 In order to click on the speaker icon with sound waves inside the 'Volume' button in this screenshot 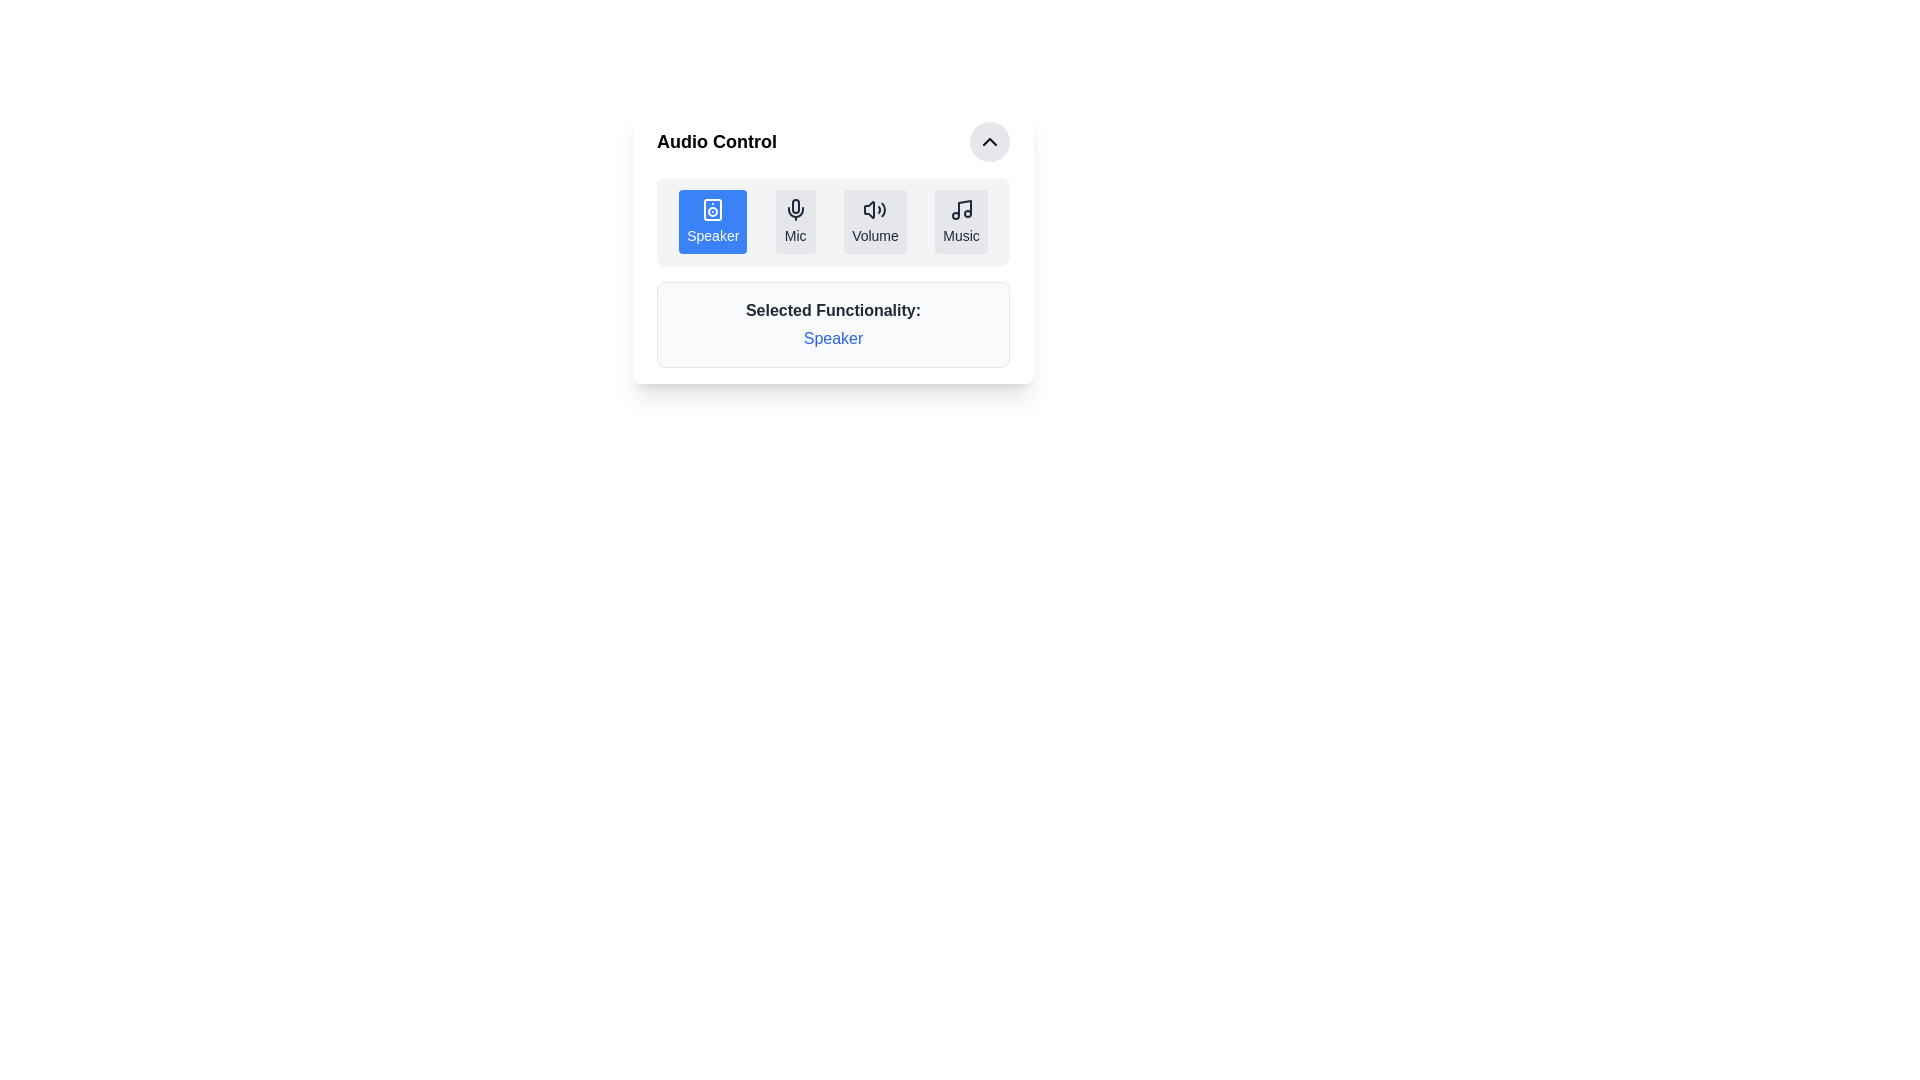, I will do `click(875, 209)`.